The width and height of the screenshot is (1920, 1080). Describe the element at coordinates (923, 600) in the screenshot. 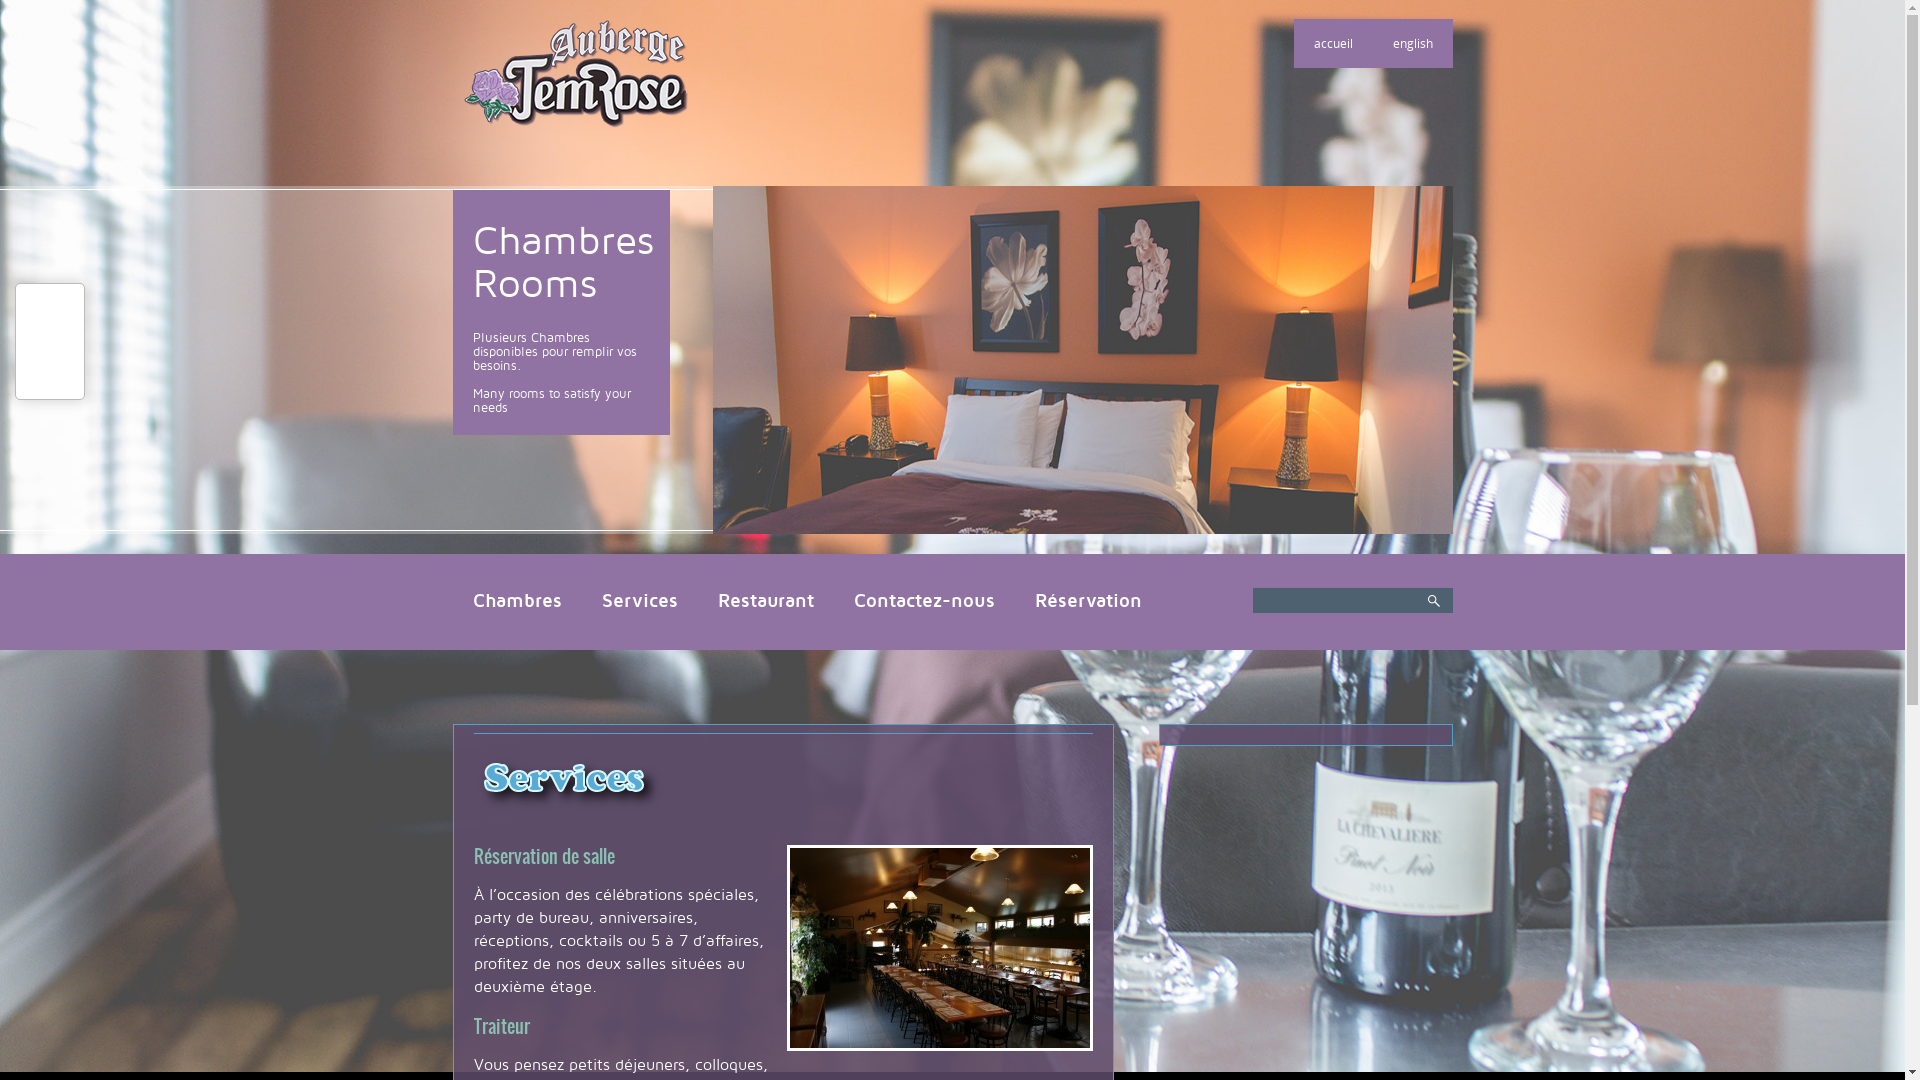

I see `'Contactez-nous'` at that location.